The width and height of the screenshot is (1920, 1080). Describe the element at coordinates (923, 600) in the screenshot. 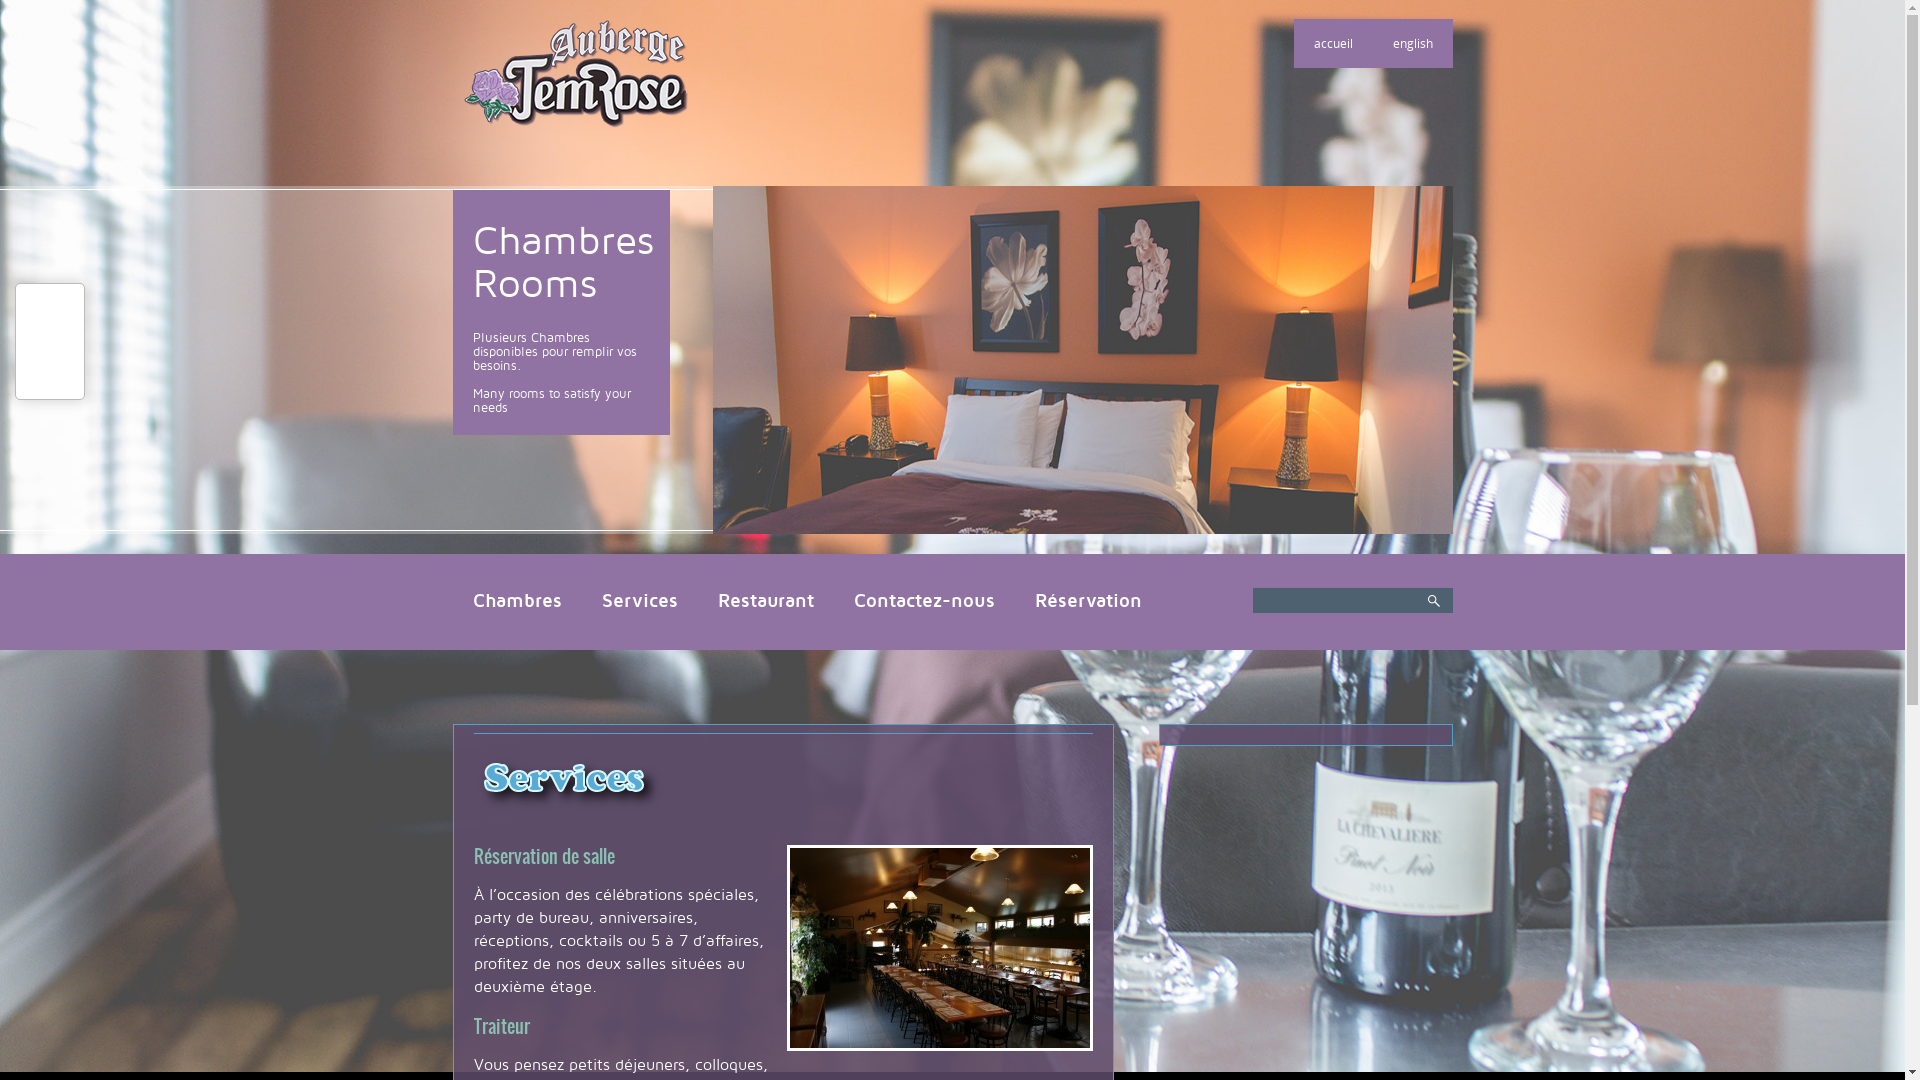

I see `'Contactez-nous'` at that location.